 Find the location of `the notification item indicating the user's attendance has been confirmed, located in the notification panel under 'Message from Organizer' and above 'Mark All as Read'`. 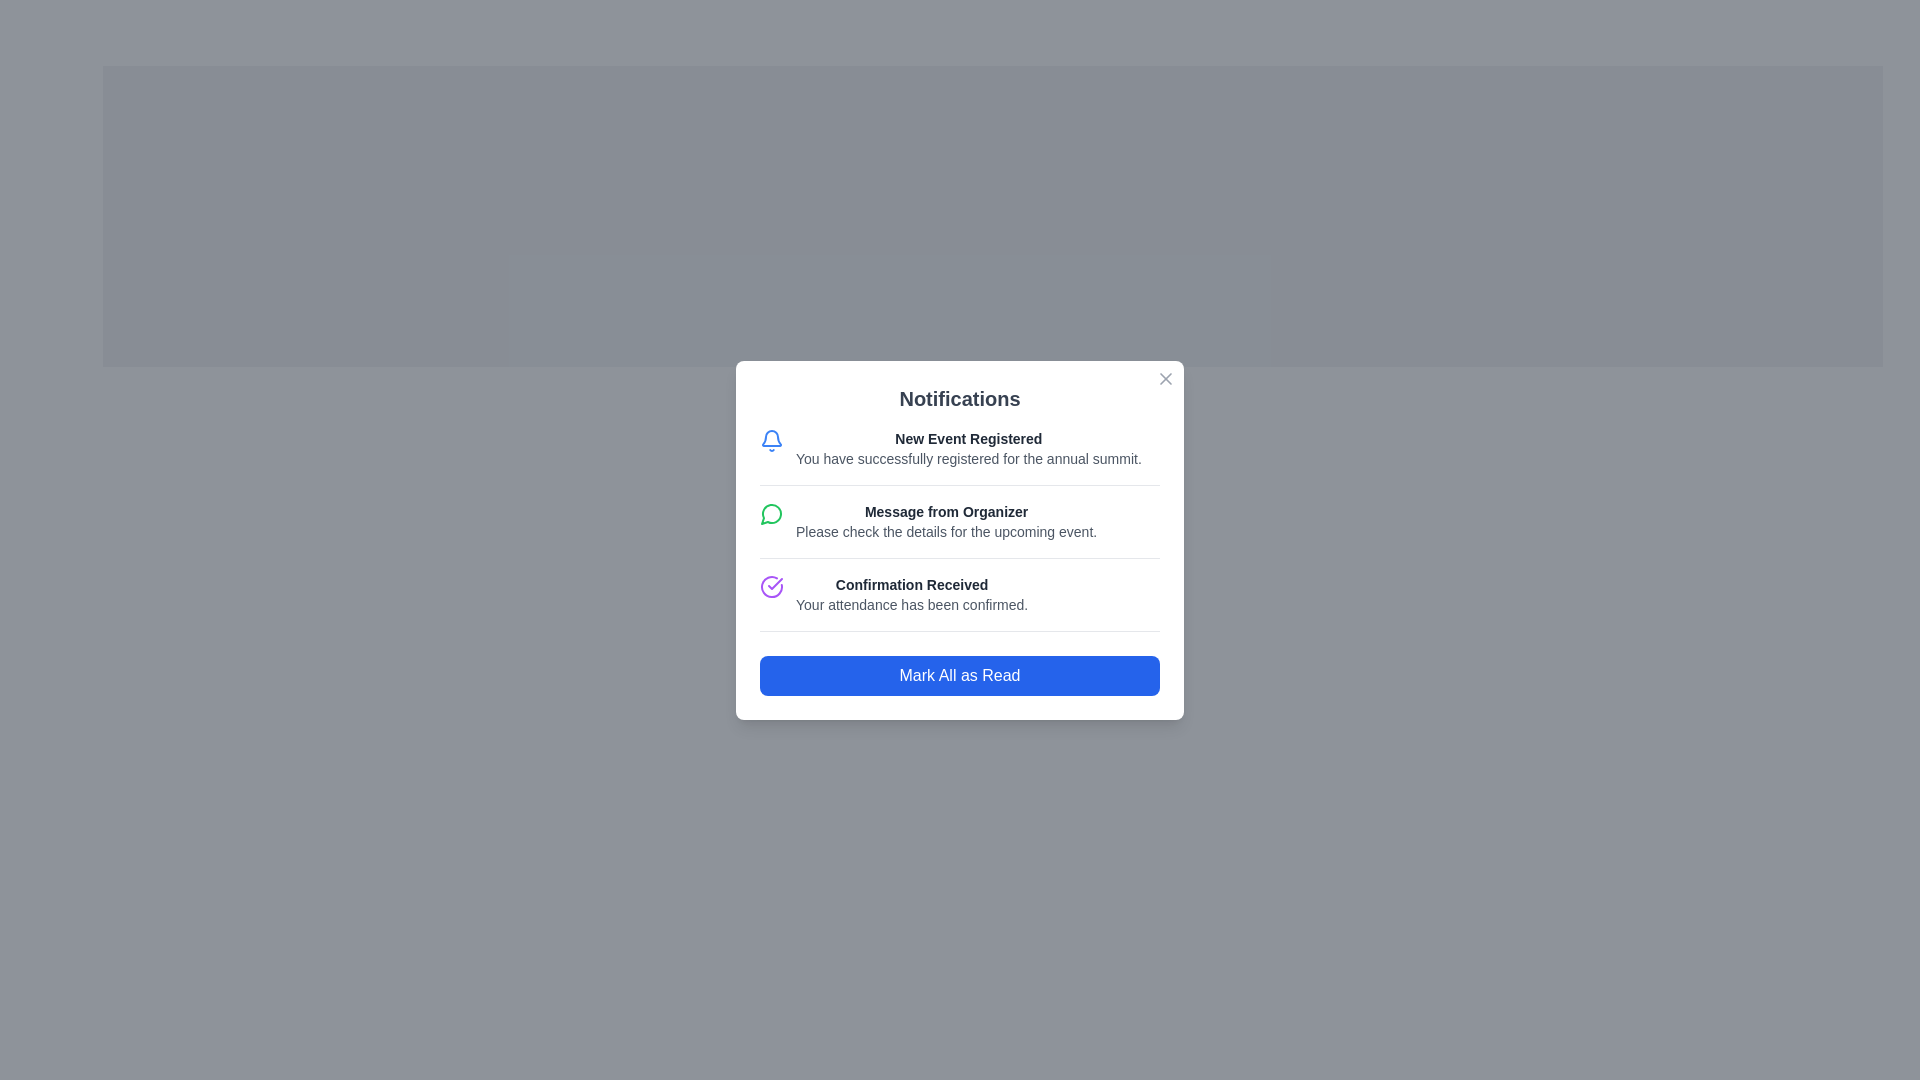

the notification item indicating the user's attendance has been confirmed, located in the notification panel under 'Message from Organizer' and above 'Mark All as Read' is located at coordinates (960, 601).